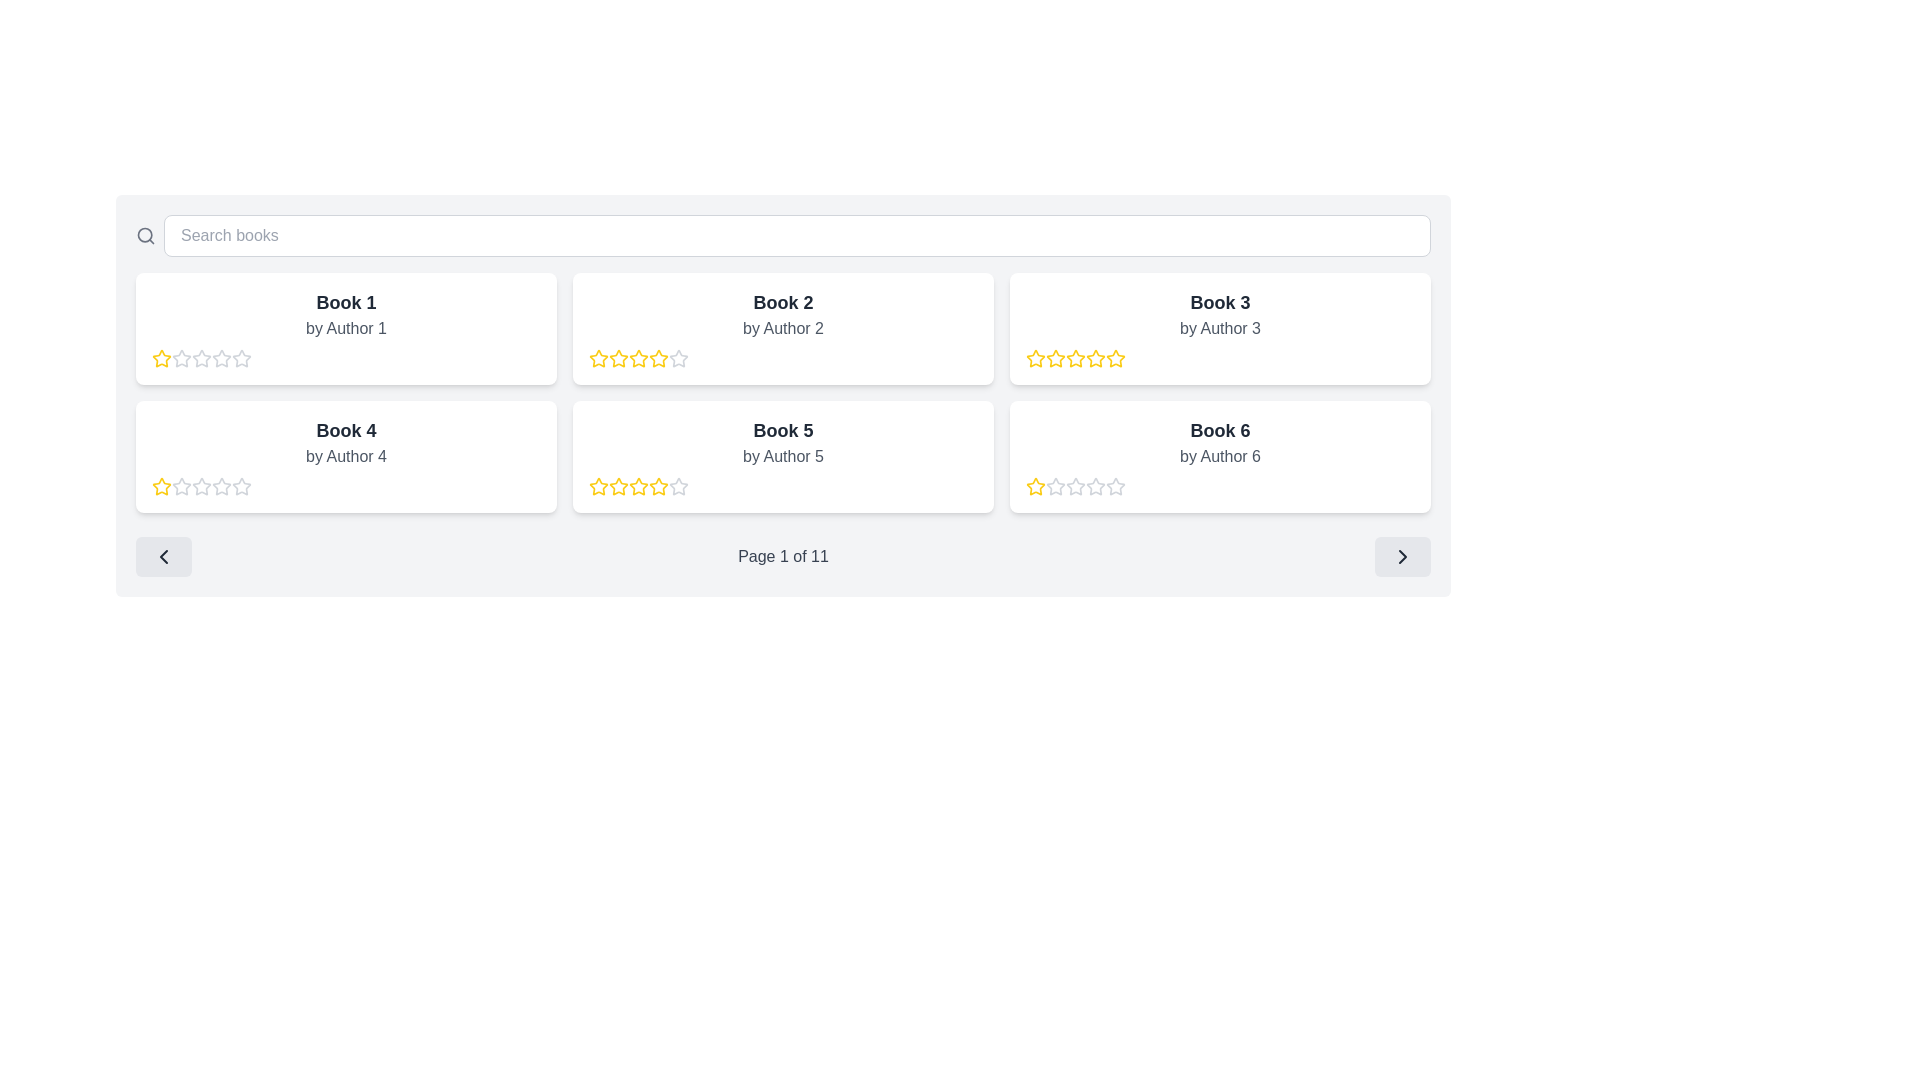  What do you see at coordinates (163, 556) in the screenshot?
I see `the chevron icon located in the bottom-left corner of the interface within a rectangular button` at bounding box center [163, 556].